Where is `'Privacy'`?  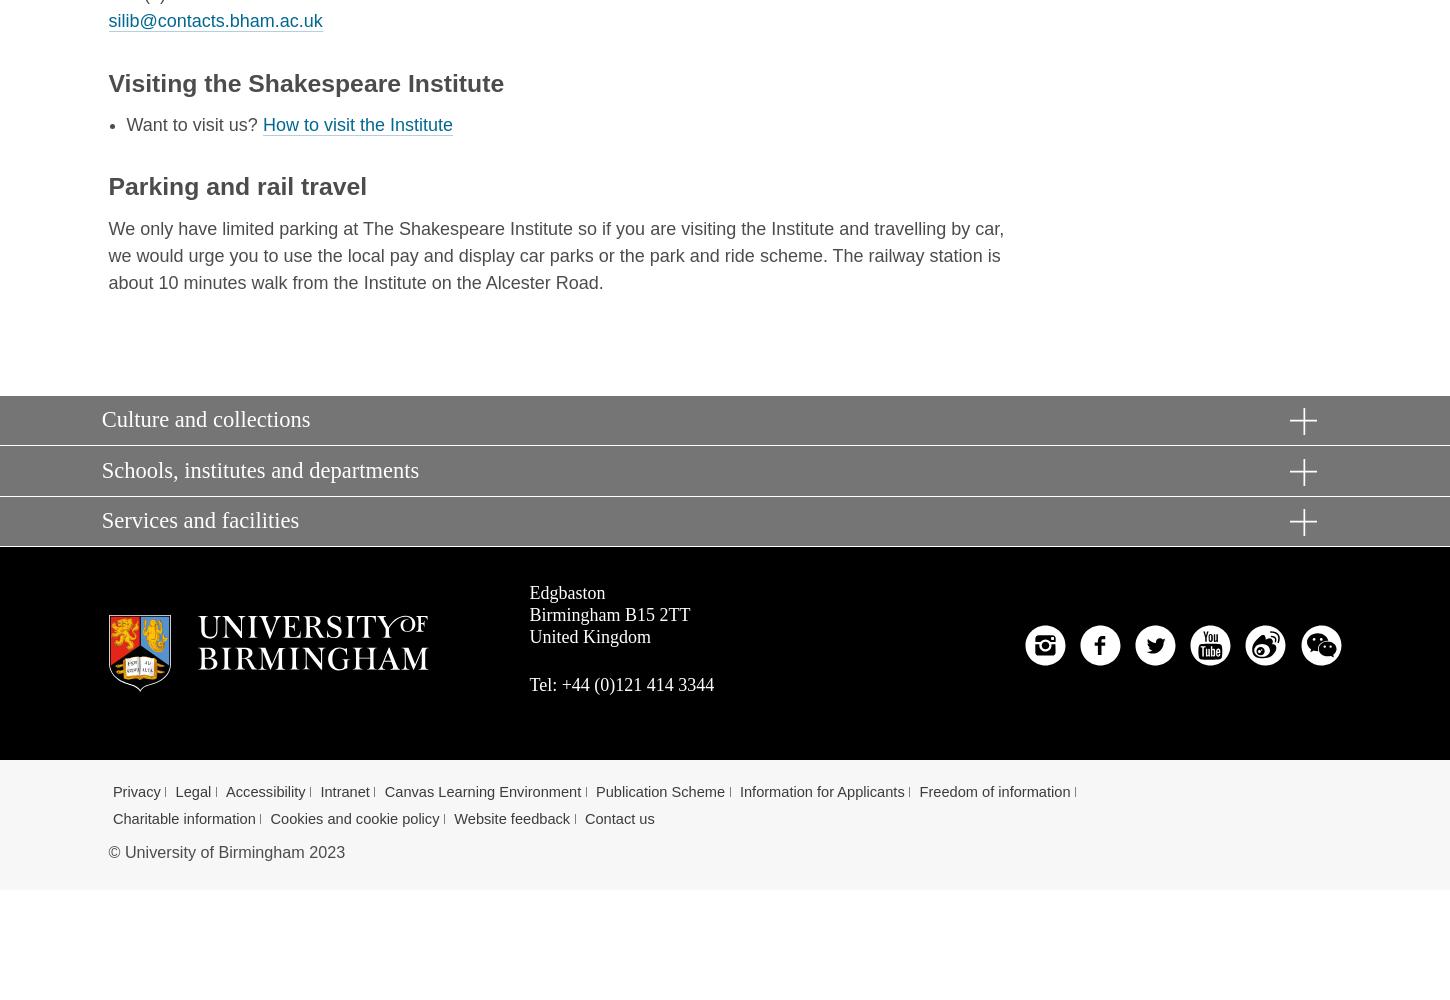
'Privacy' is located at coordinates (135, 791).